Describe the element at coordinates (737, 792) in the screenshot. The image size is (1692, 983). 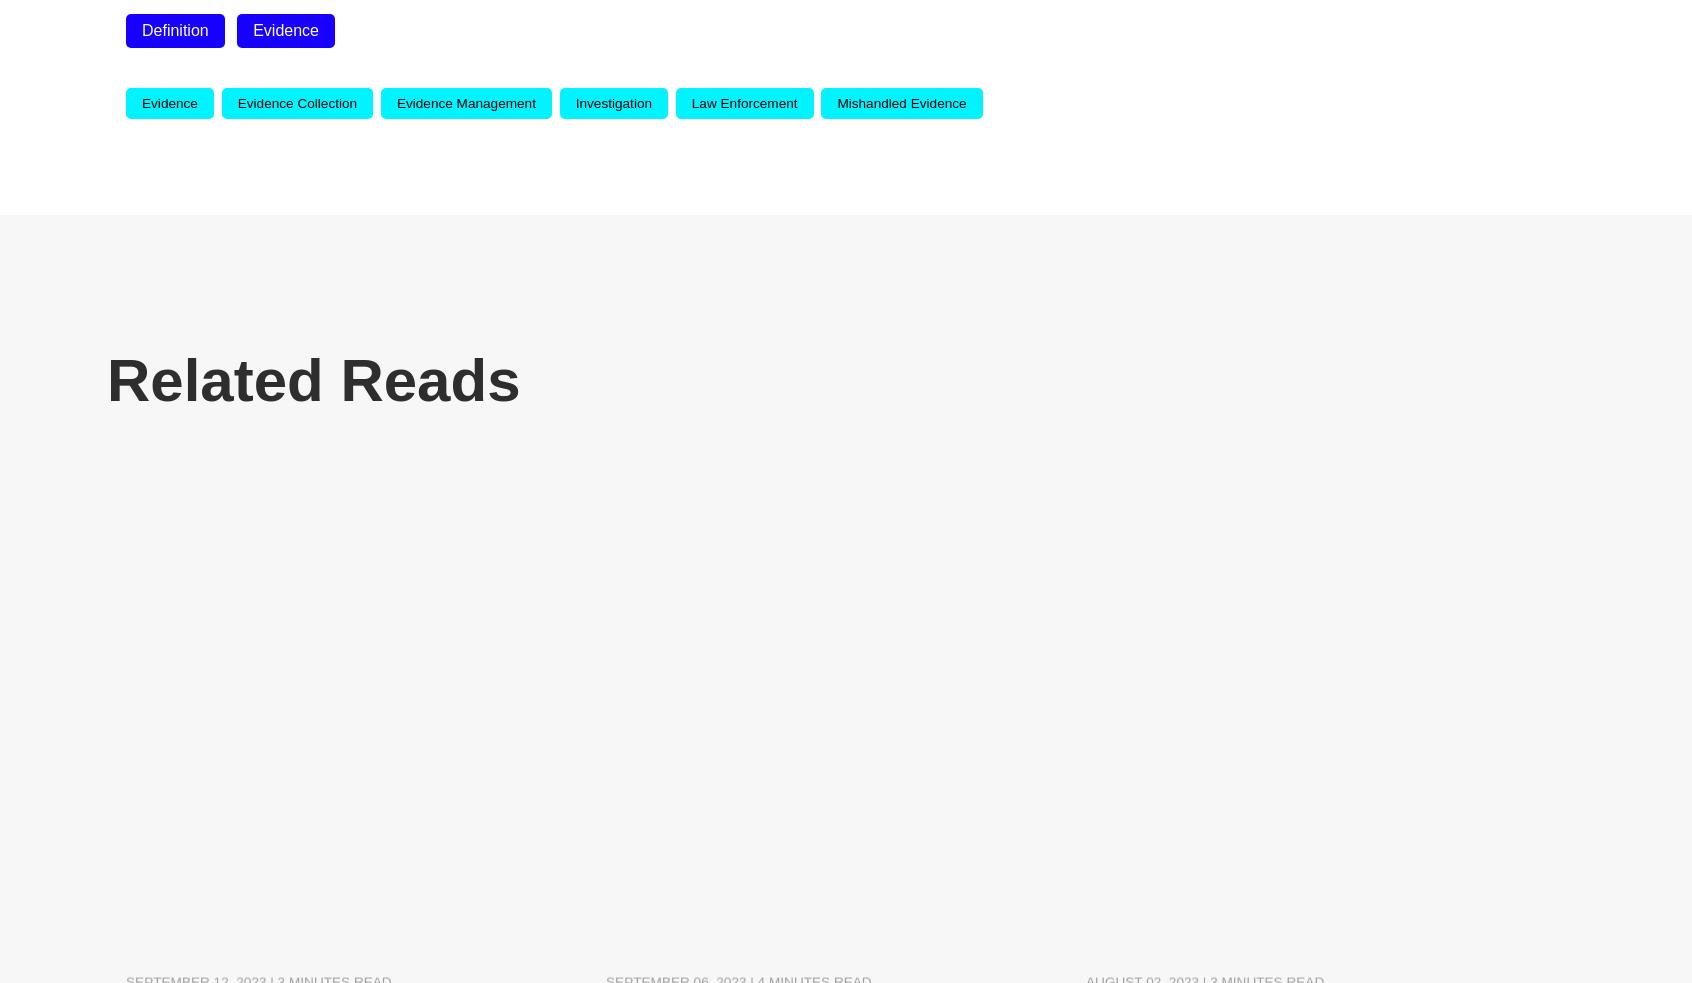
I see `'September 06, 2023 | 4 minutes read'` at that location.